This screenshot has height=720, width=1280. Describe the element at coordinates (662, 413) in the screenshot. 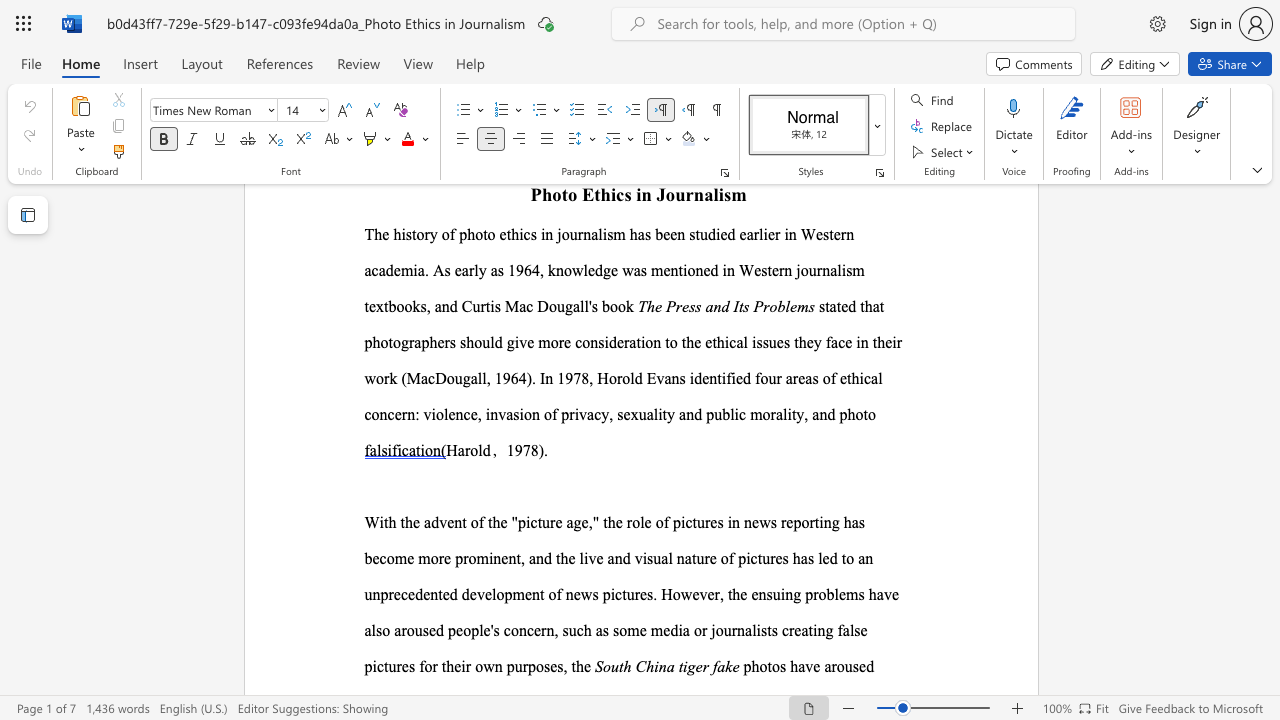

I see `the subset text "ty and public morality, a" within the text "four areas of ethical concern: violence, invasion of privacy, sexuality and public morality, and photo"` at that location.